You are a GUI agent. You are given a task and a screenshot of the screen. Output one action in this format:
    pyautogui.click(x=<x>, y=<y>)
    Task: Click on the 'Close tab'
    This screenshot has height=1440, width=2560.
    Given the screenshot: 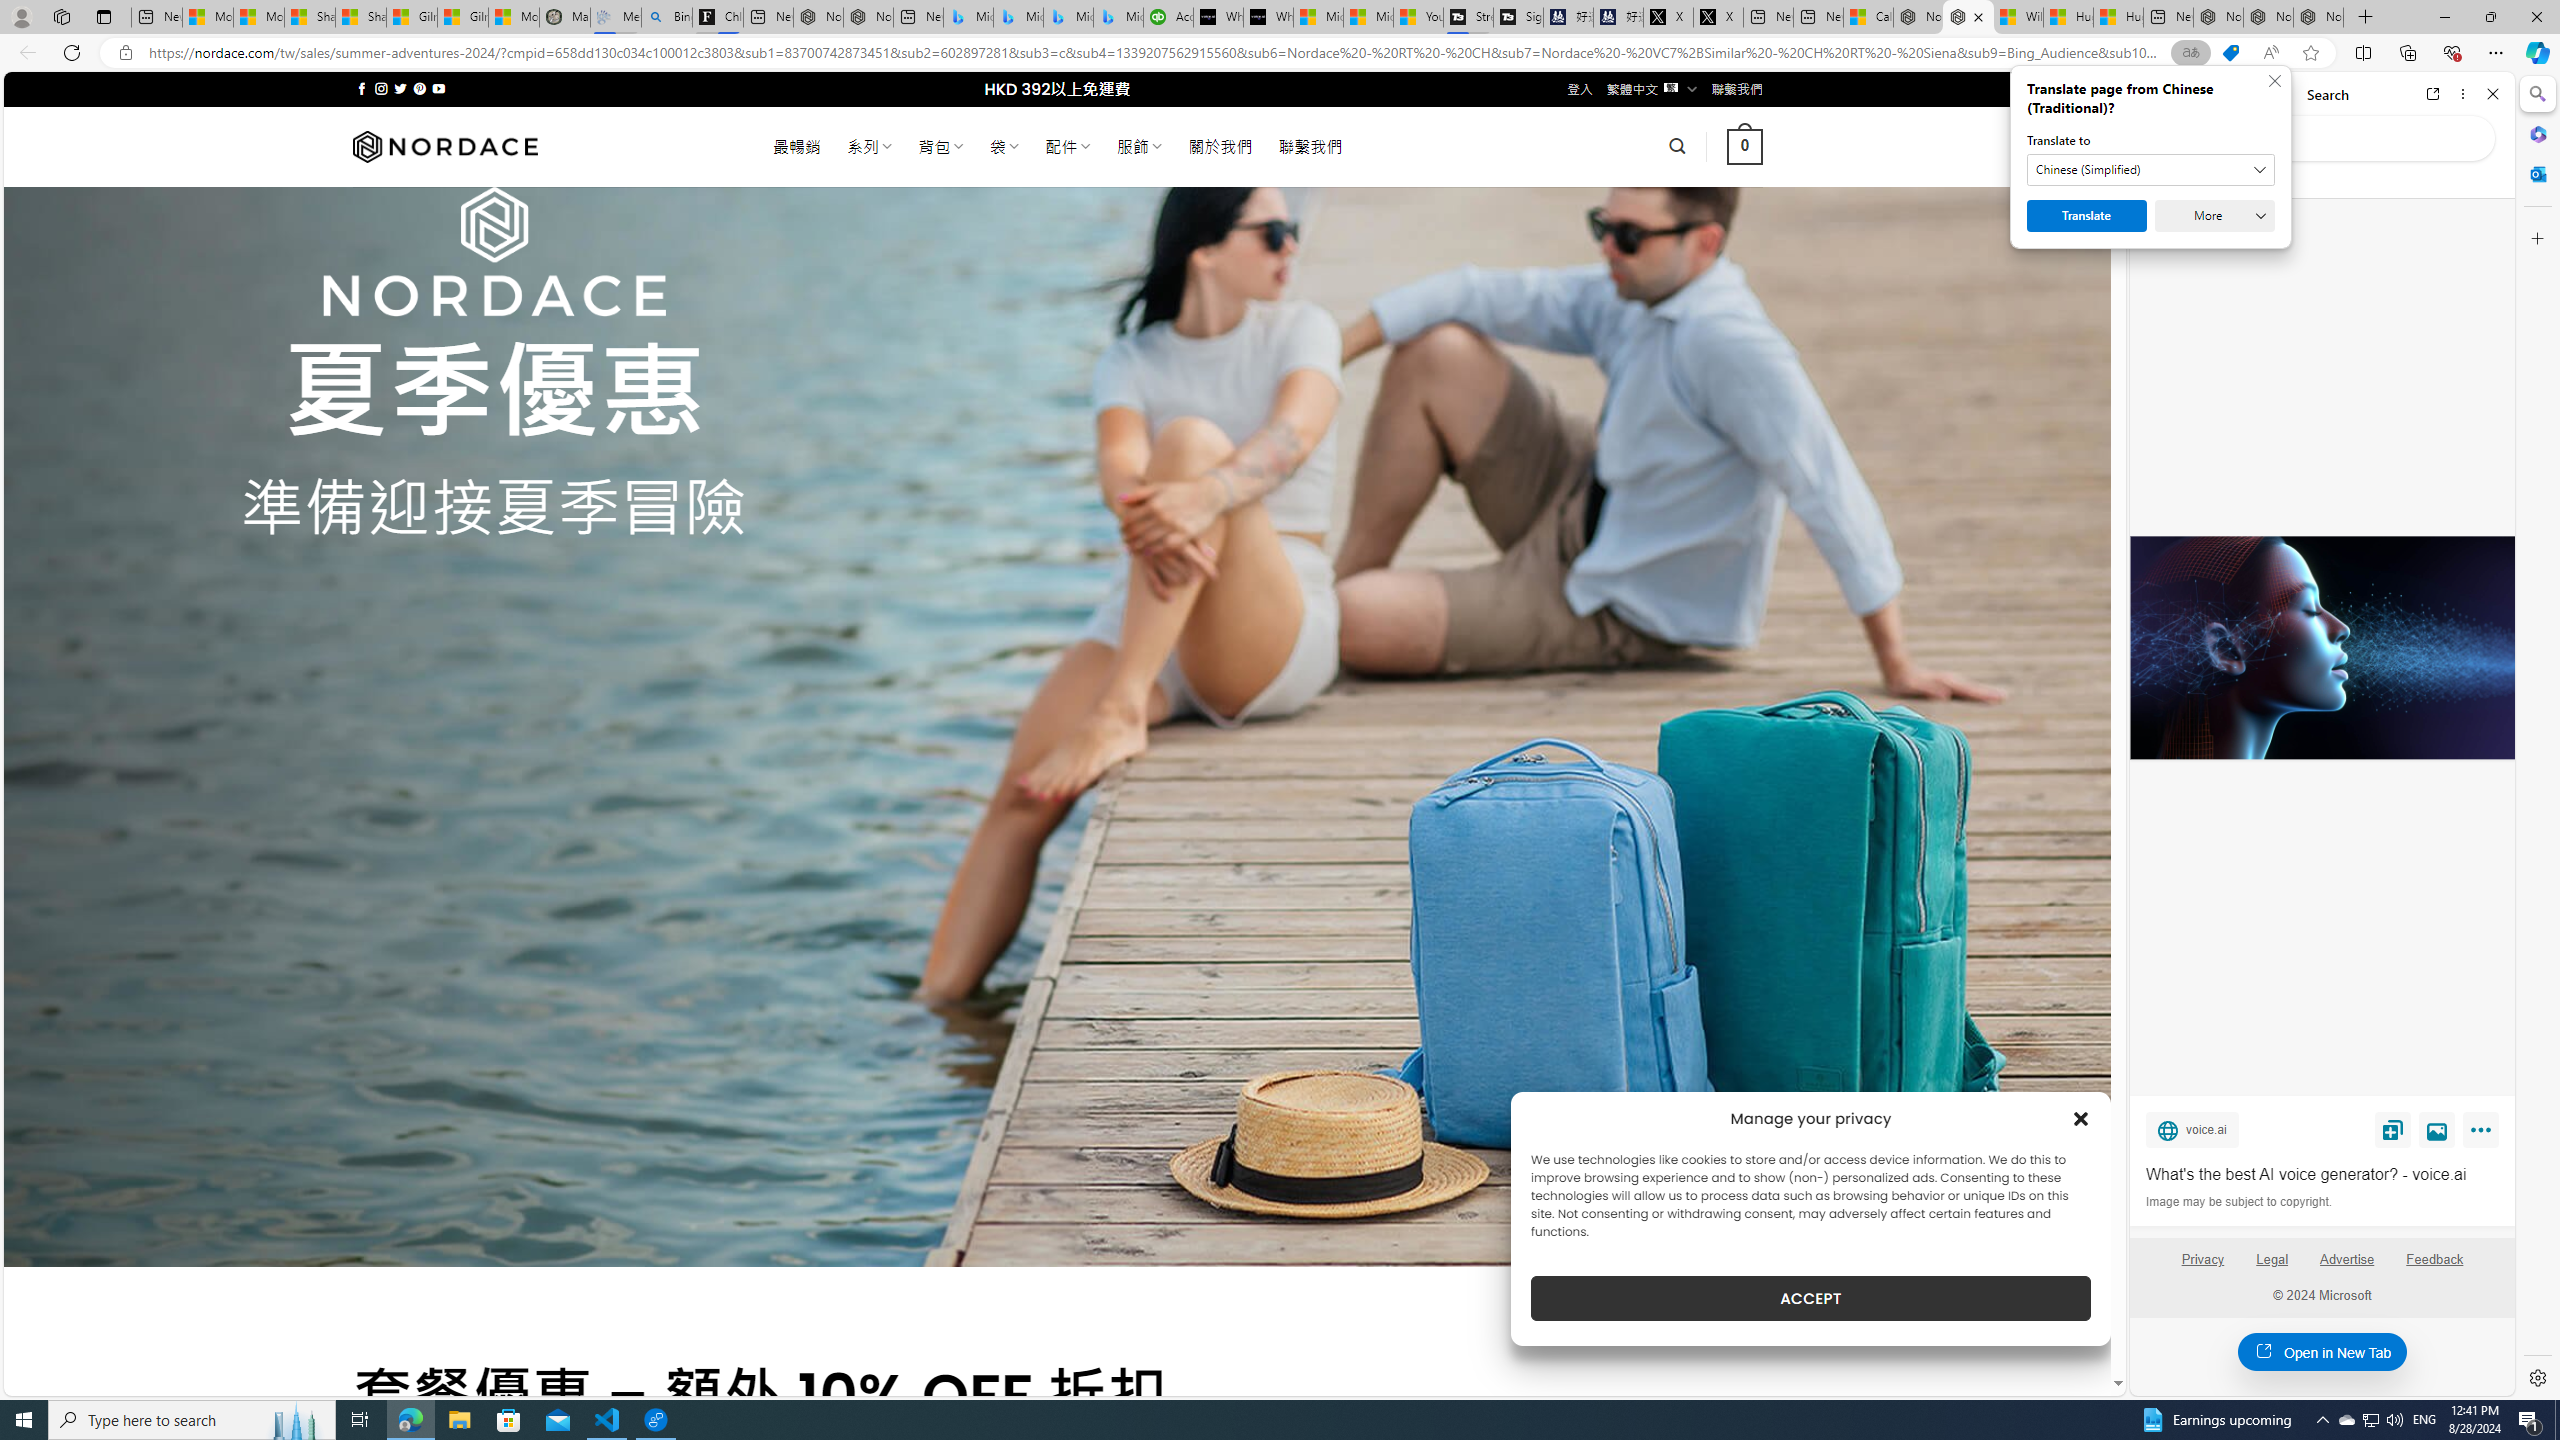 What is the action you would take?
    pyautogui.click(x=1977, y=16)
    